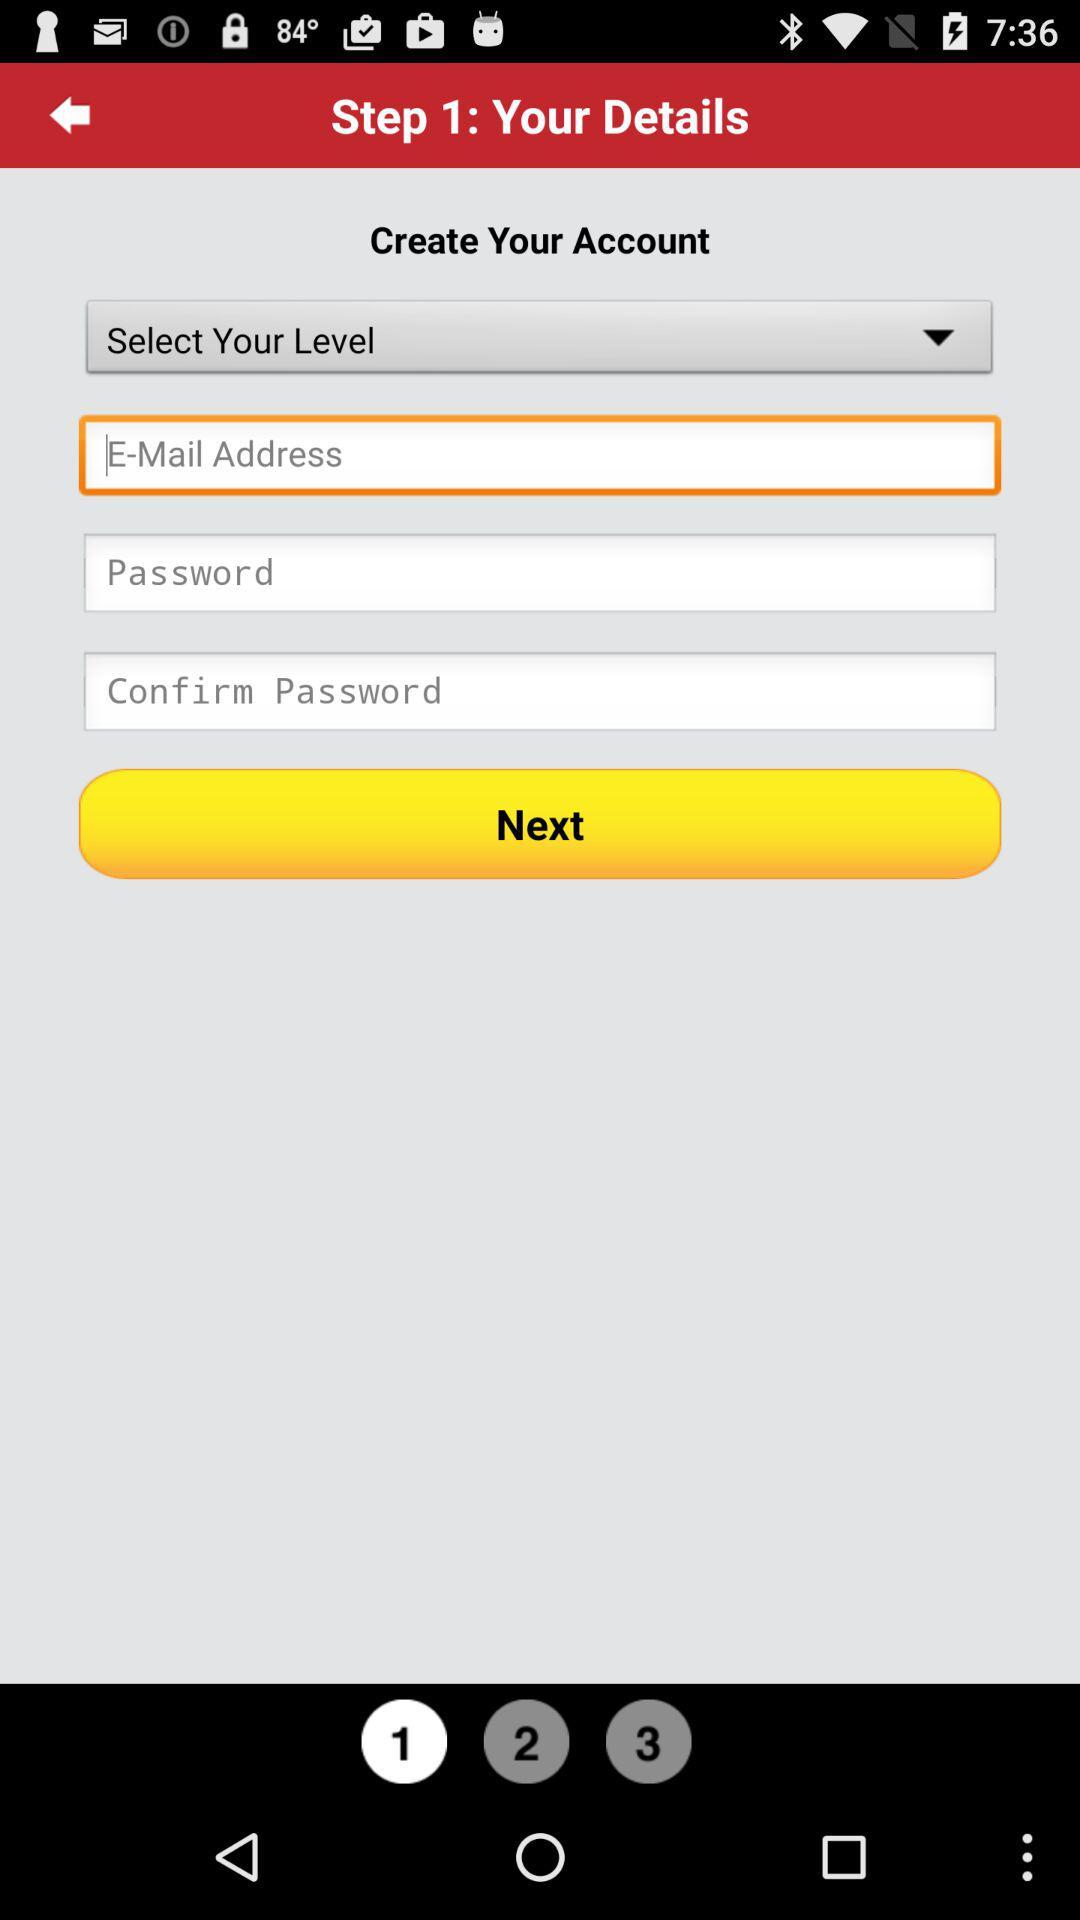  Describe the element at coordinates (69, 114) in the screenshot. I see `item next to step 1 your` at that location.